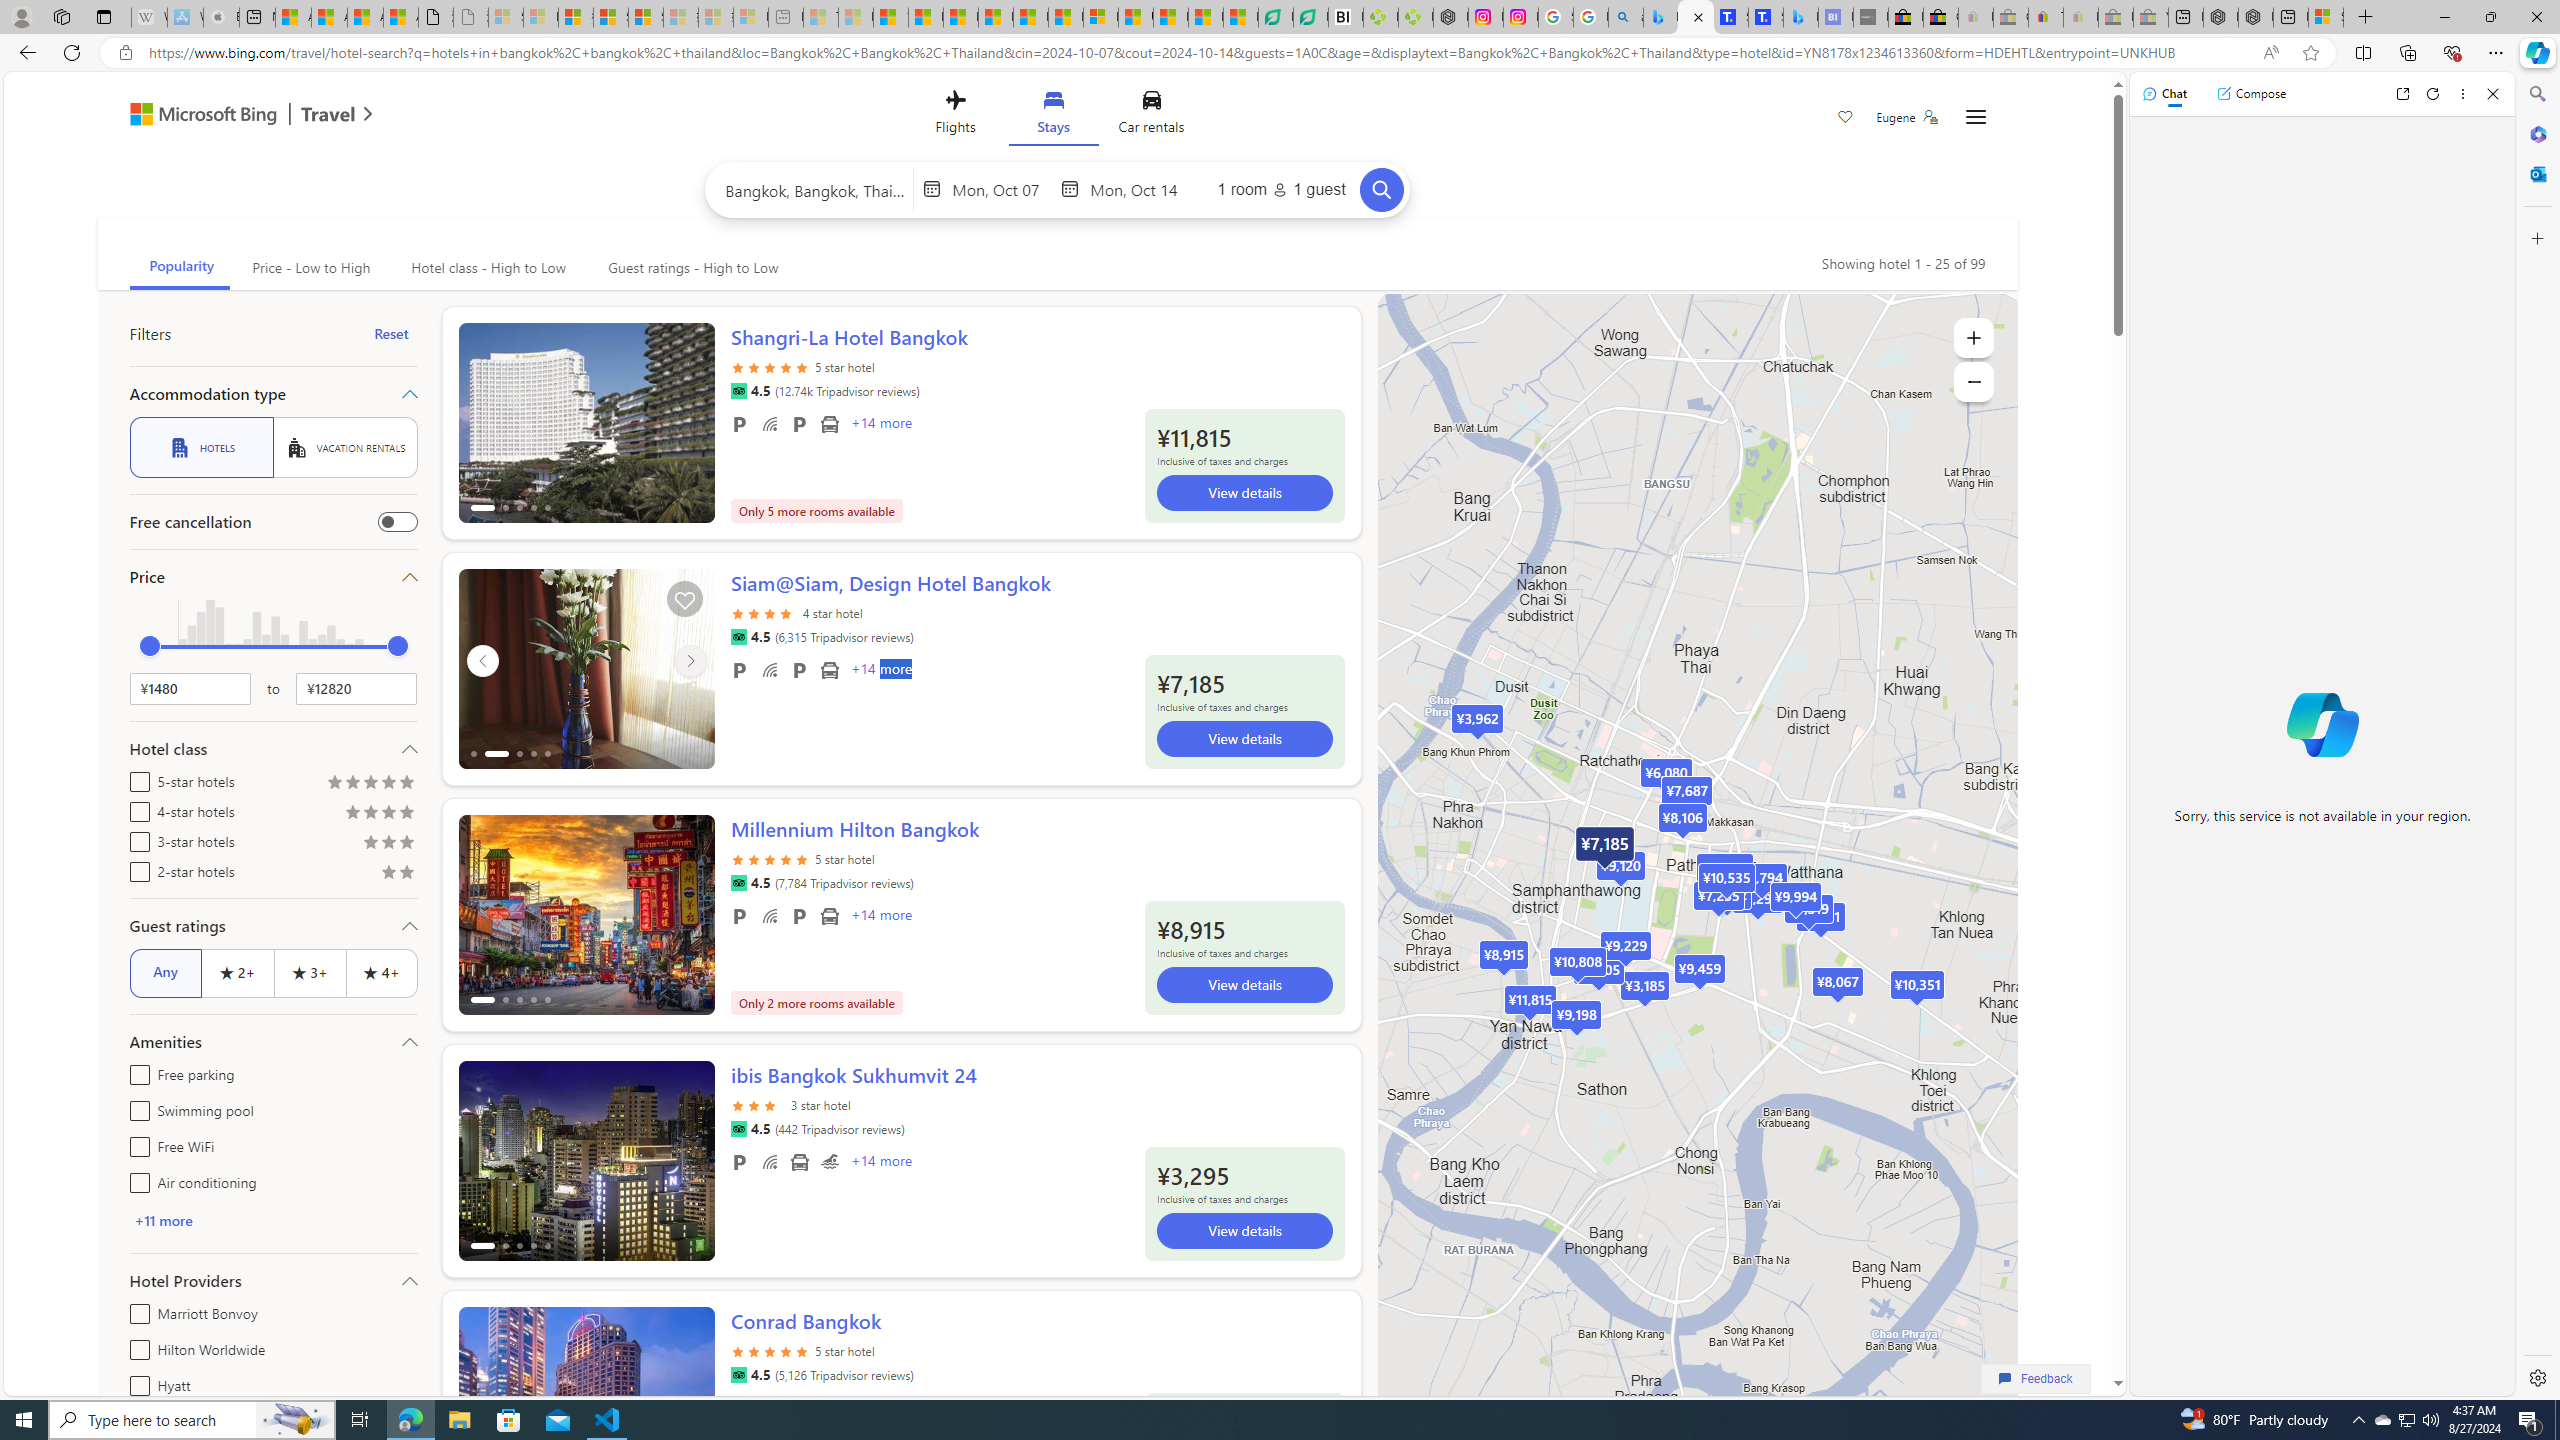  What do you see at coordinates (309, 267) in the screenshot?
I see `'Price - Low to High'` at bounding box center [309, 267].